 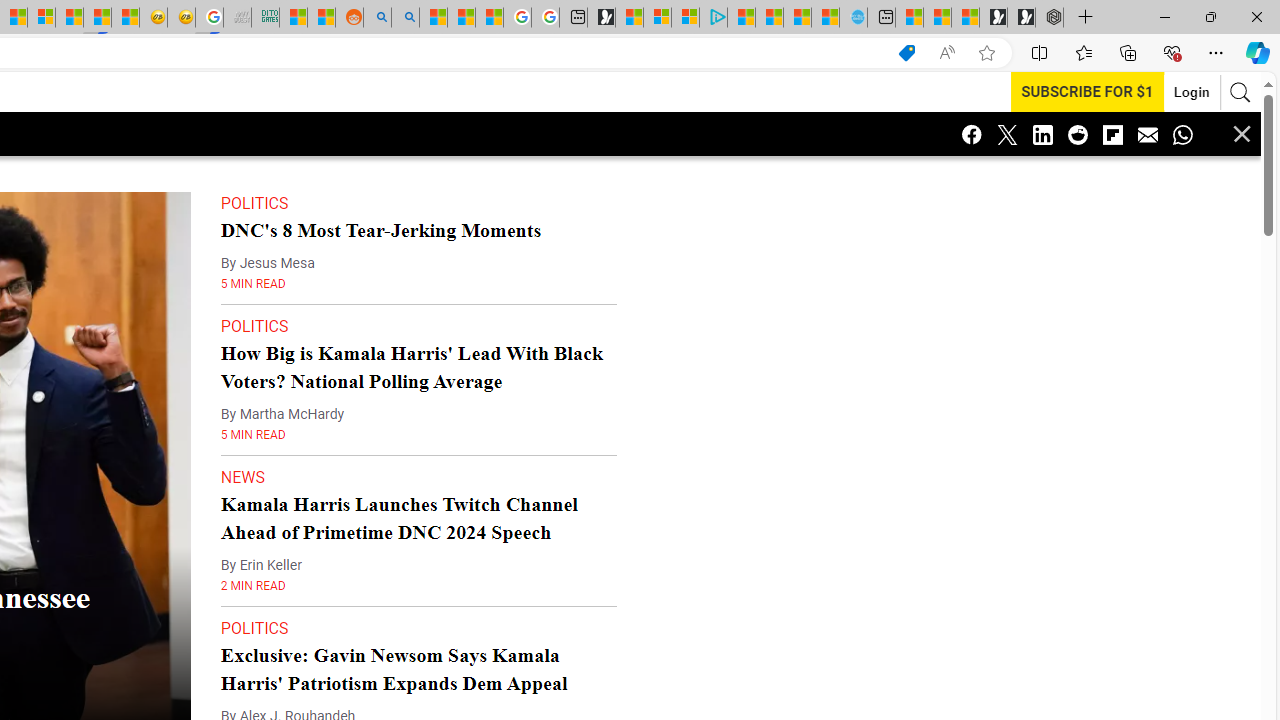 I want to click on 'Class: icon-twitter', so click(x=1007, y=133).